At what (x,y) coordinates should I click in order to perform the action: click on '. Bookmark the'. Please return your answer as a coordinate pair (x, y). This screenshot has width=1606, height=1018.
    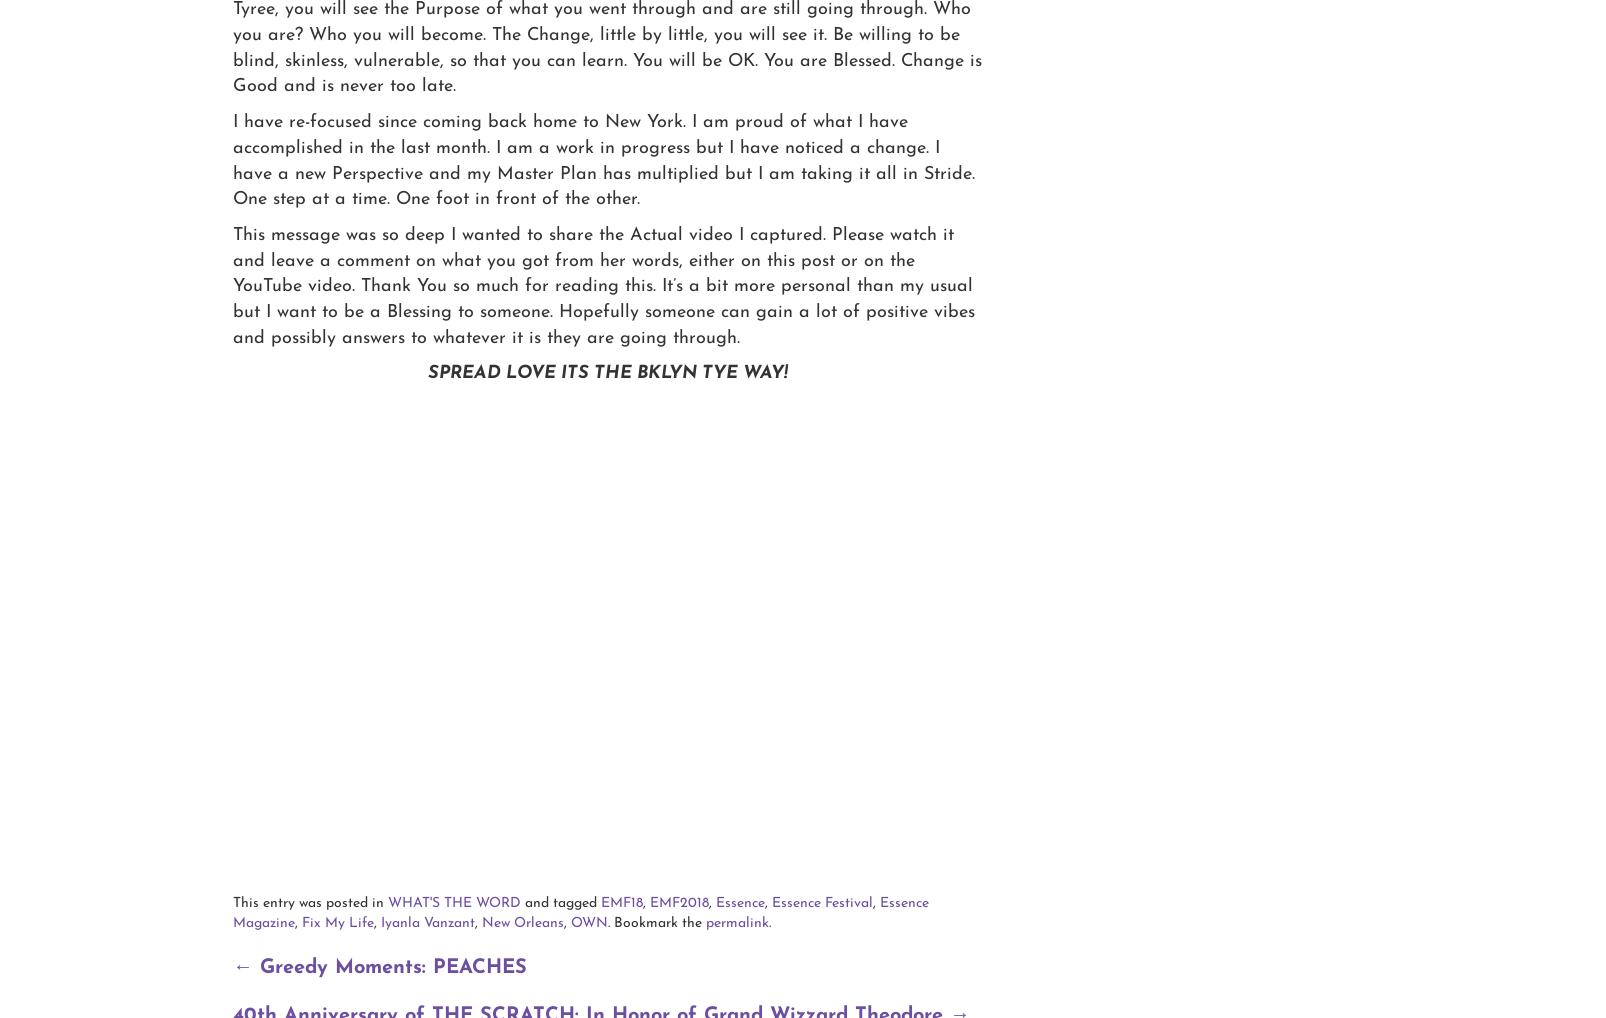
    Looking at the image, I should click on (656, 921).